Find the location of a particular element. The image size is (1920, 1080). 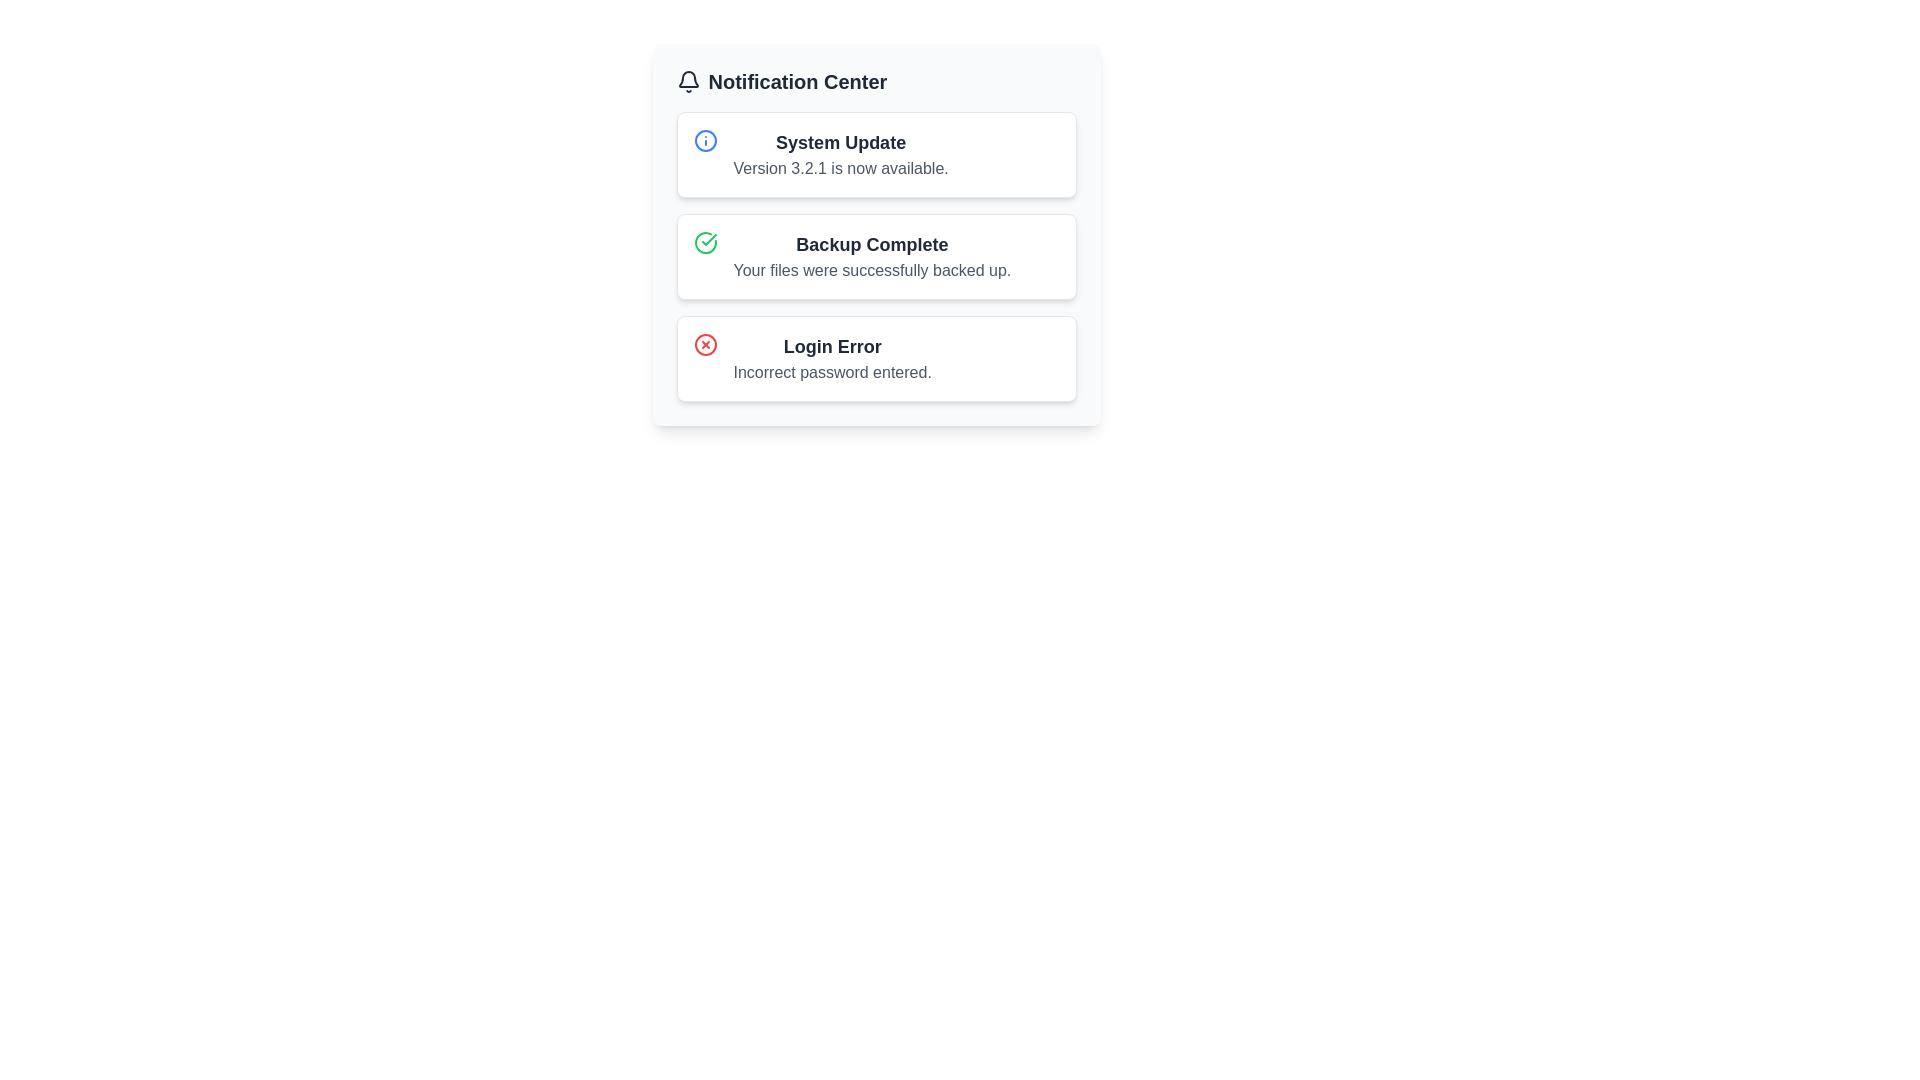

the green circular checkmark icon in the third notification card labeled 'Backup Complete' in the notification center is located at coordinates (709, 238).